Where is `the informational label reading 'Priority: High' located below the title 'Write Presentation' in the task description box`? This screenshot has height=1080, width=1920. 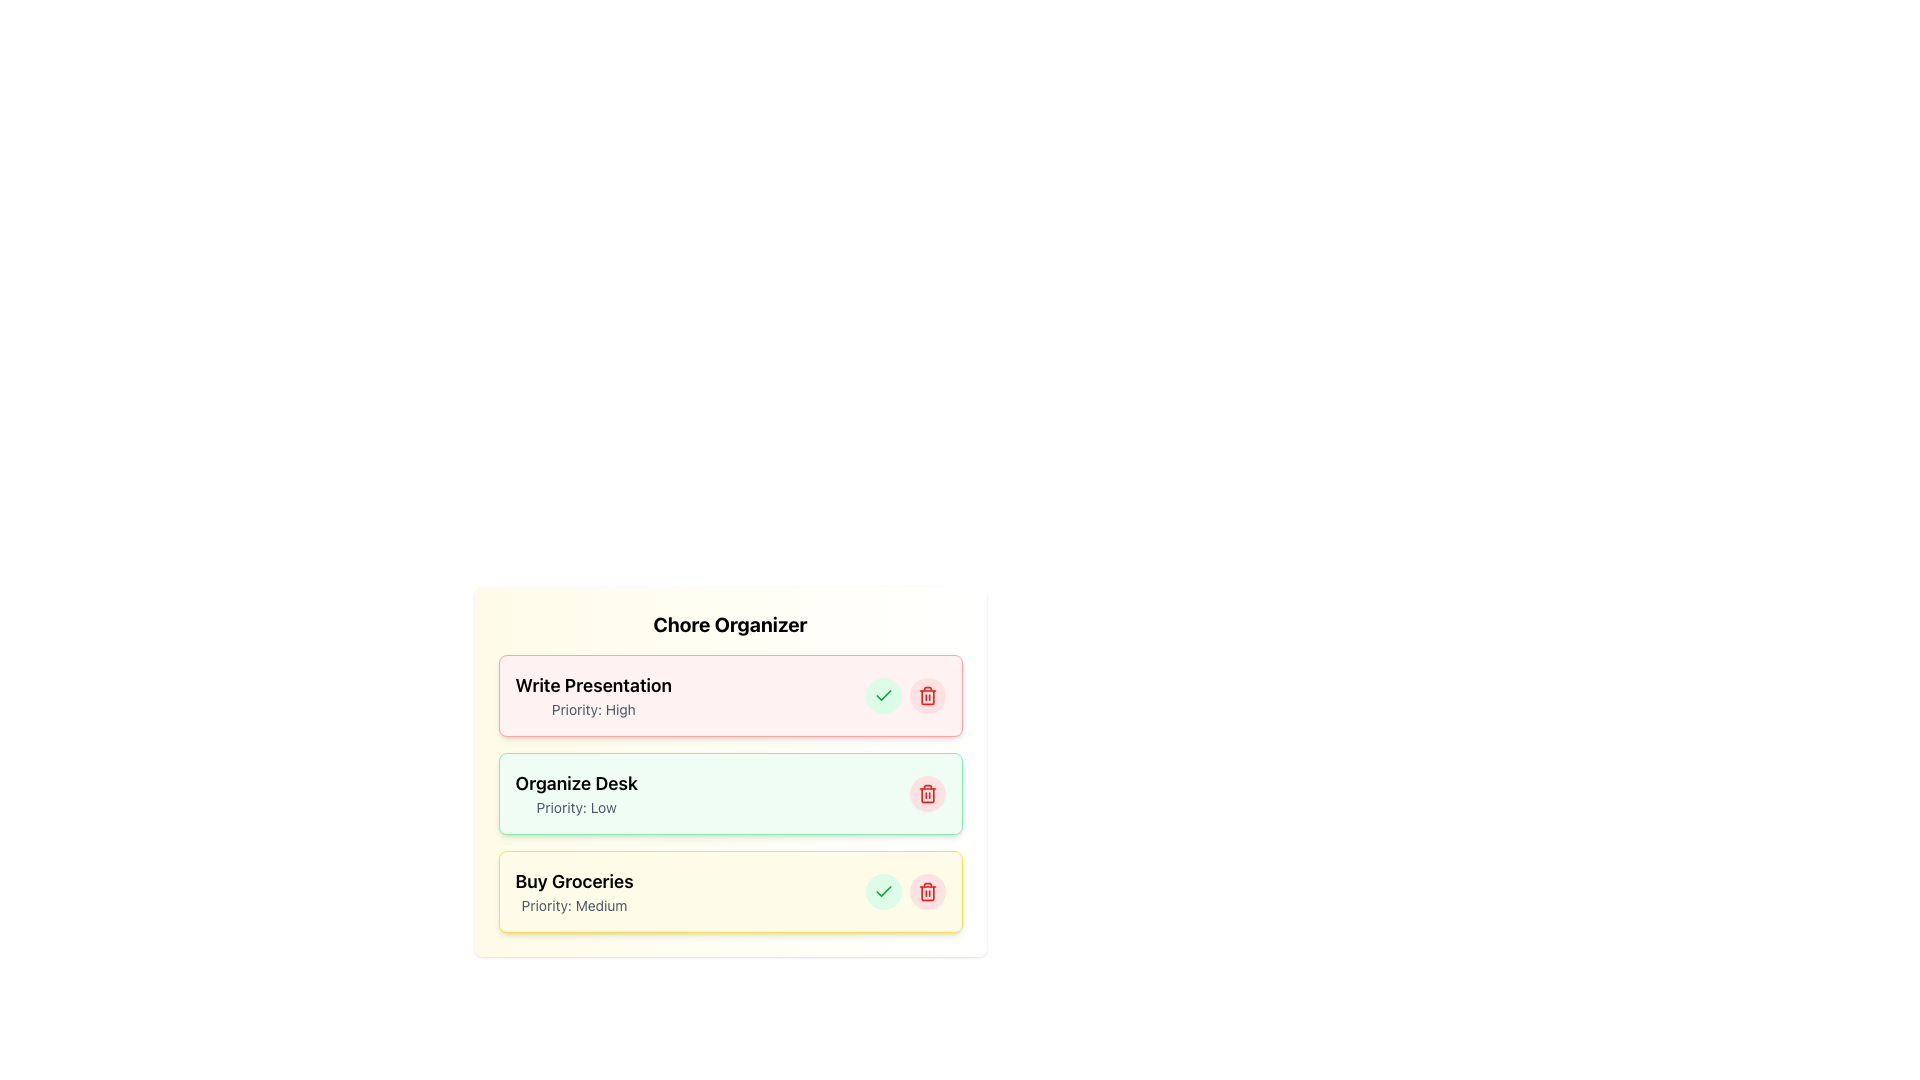
the informational label reading 'Priority: High' located below the title 'Write Presentation' in the task description box is located at coordinates (592, 708).